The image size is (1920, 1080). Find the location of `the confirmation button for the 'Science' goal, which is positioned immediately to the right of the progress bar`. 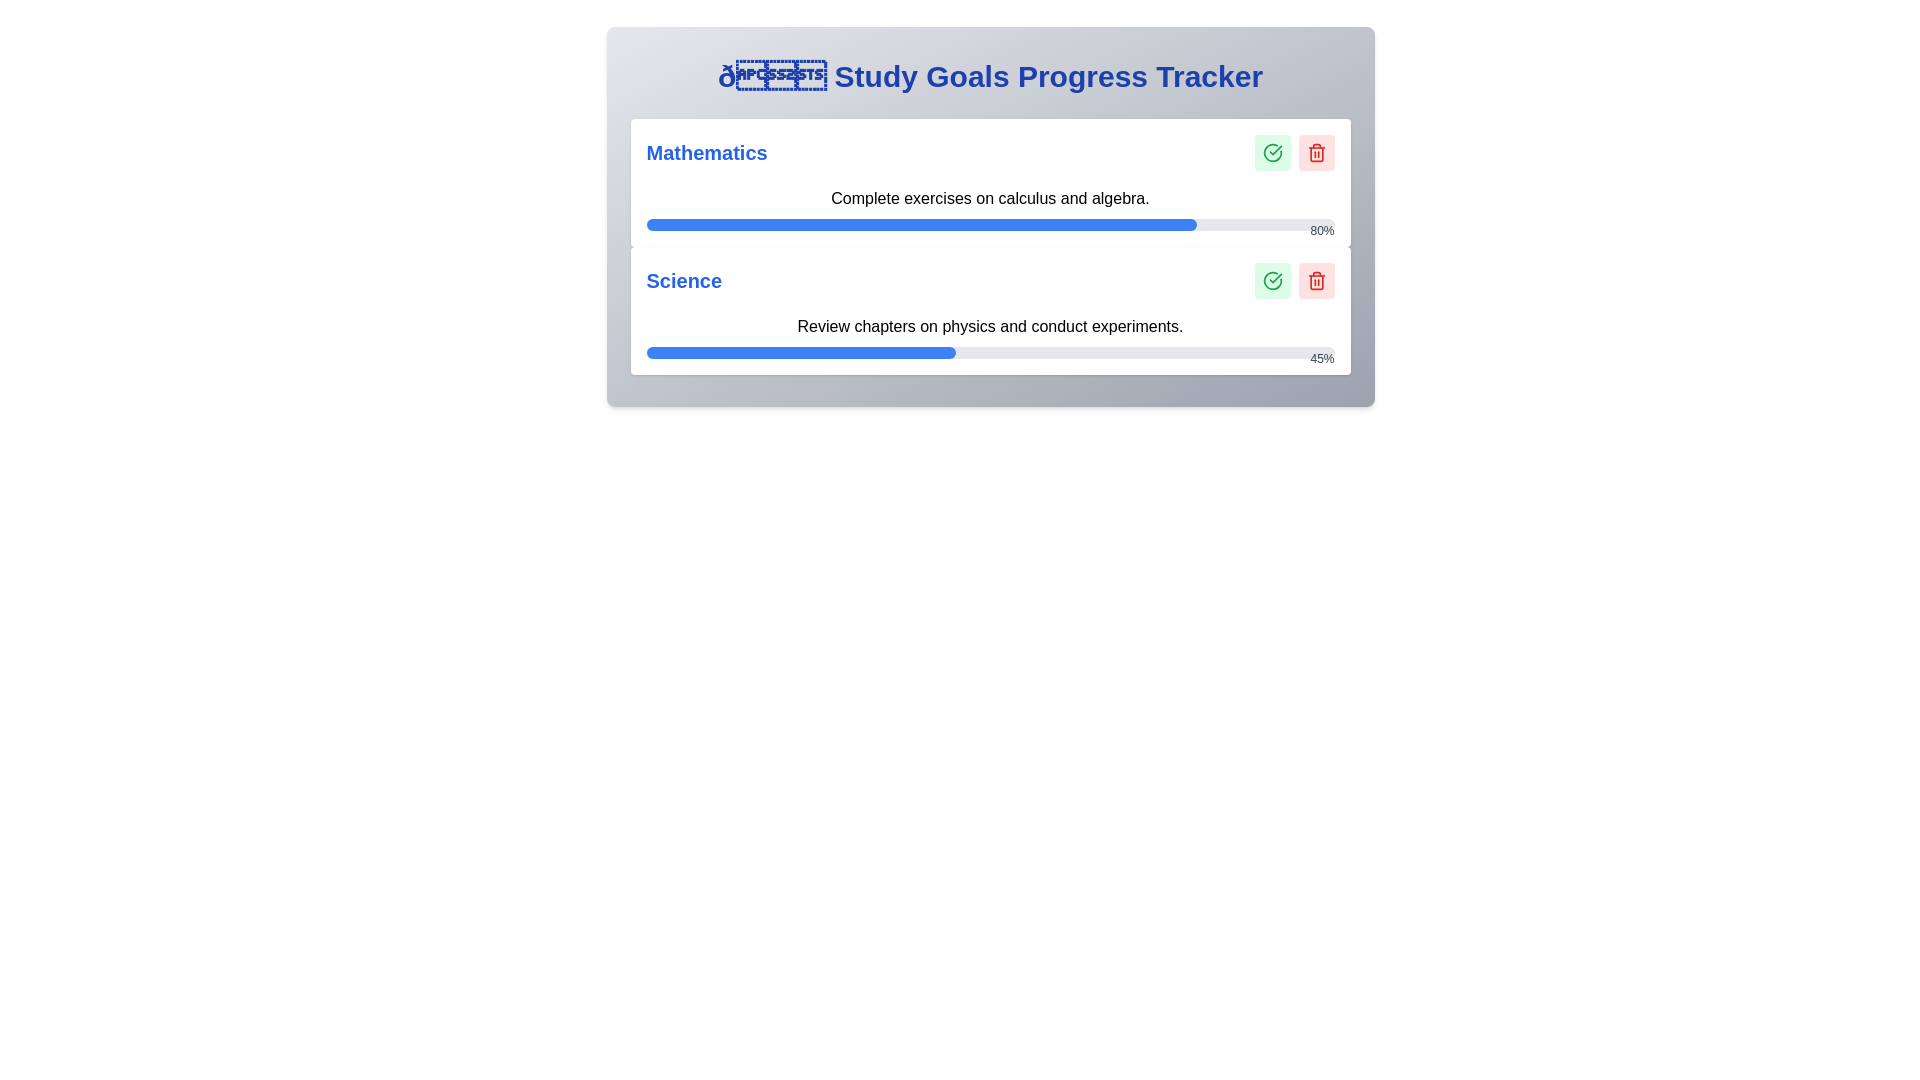

the confirmation button for the 'Science' goal, which is positioned immediately to the right of the progress bar is located at coordinates (1271, 281).